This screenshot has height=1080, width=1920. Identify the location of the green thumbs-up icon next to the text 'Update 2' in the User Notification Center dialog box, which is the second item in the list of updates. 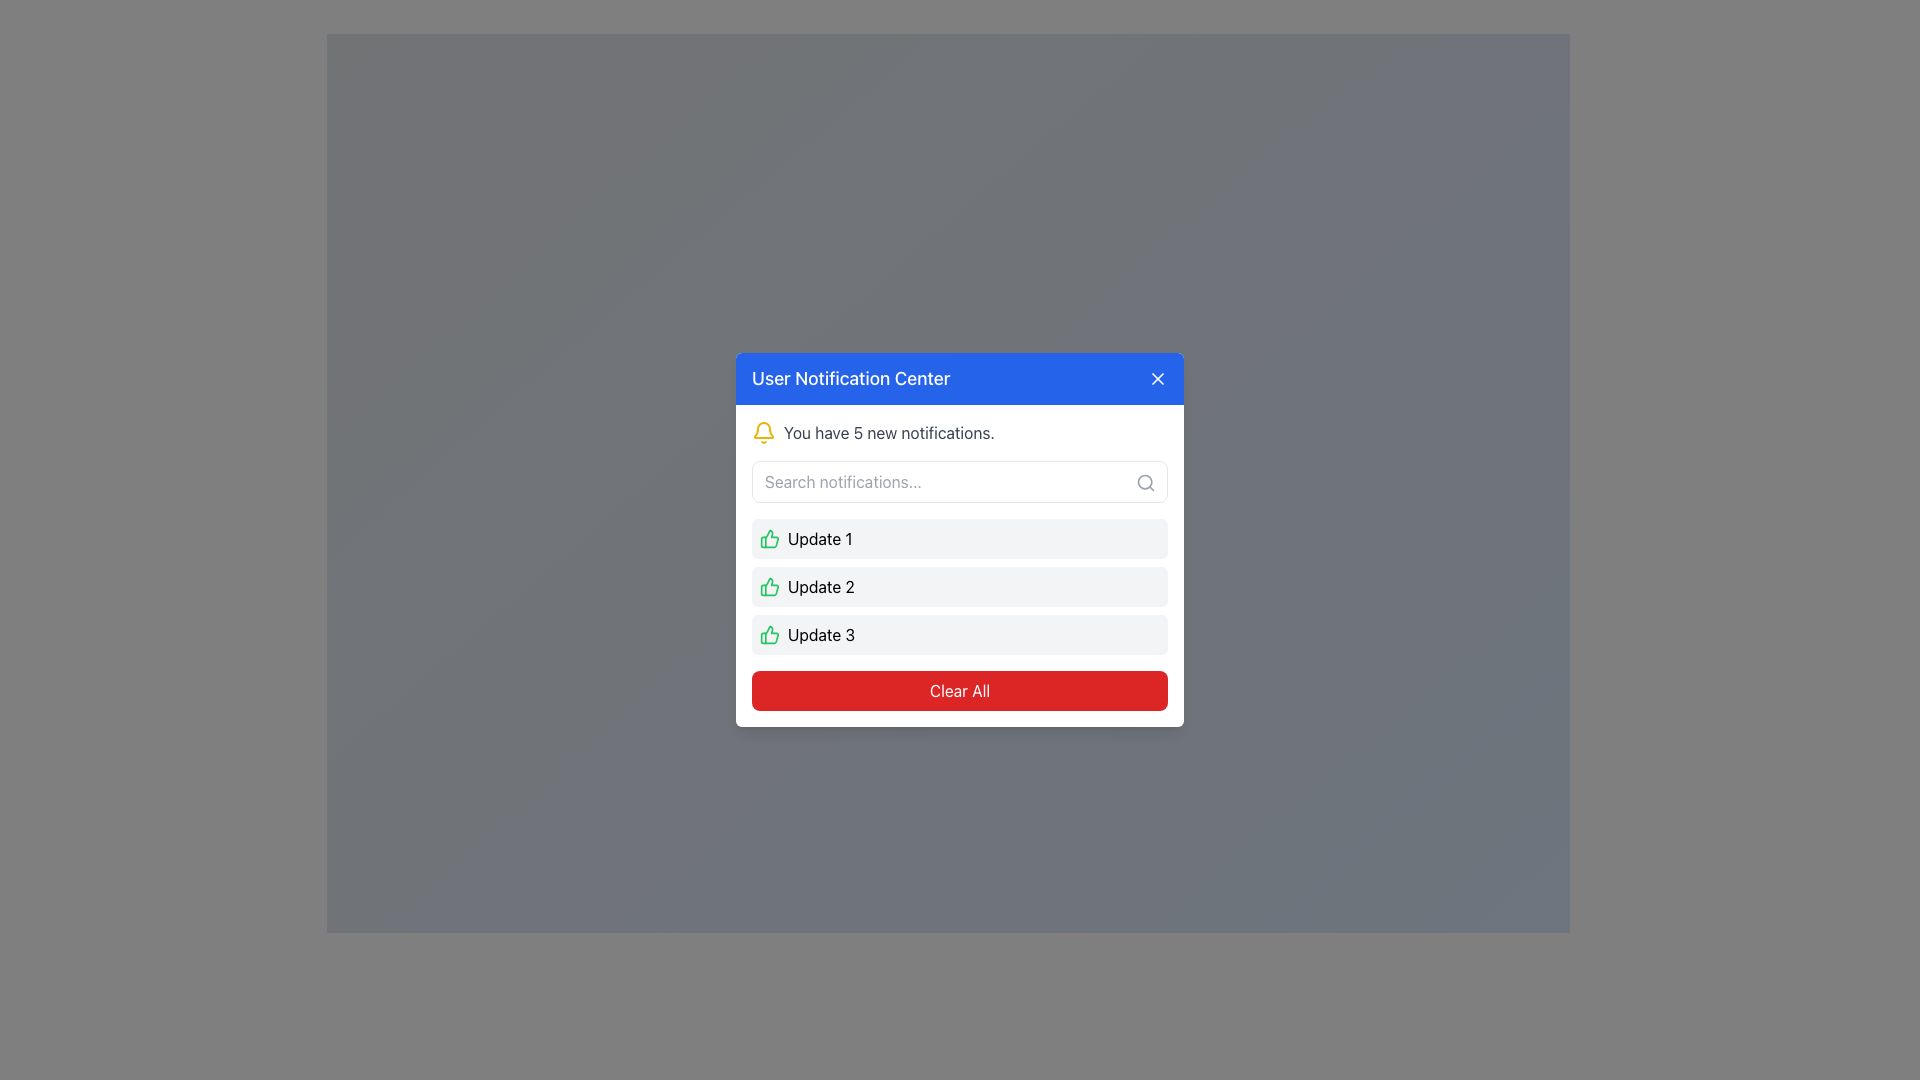
(960, 585).